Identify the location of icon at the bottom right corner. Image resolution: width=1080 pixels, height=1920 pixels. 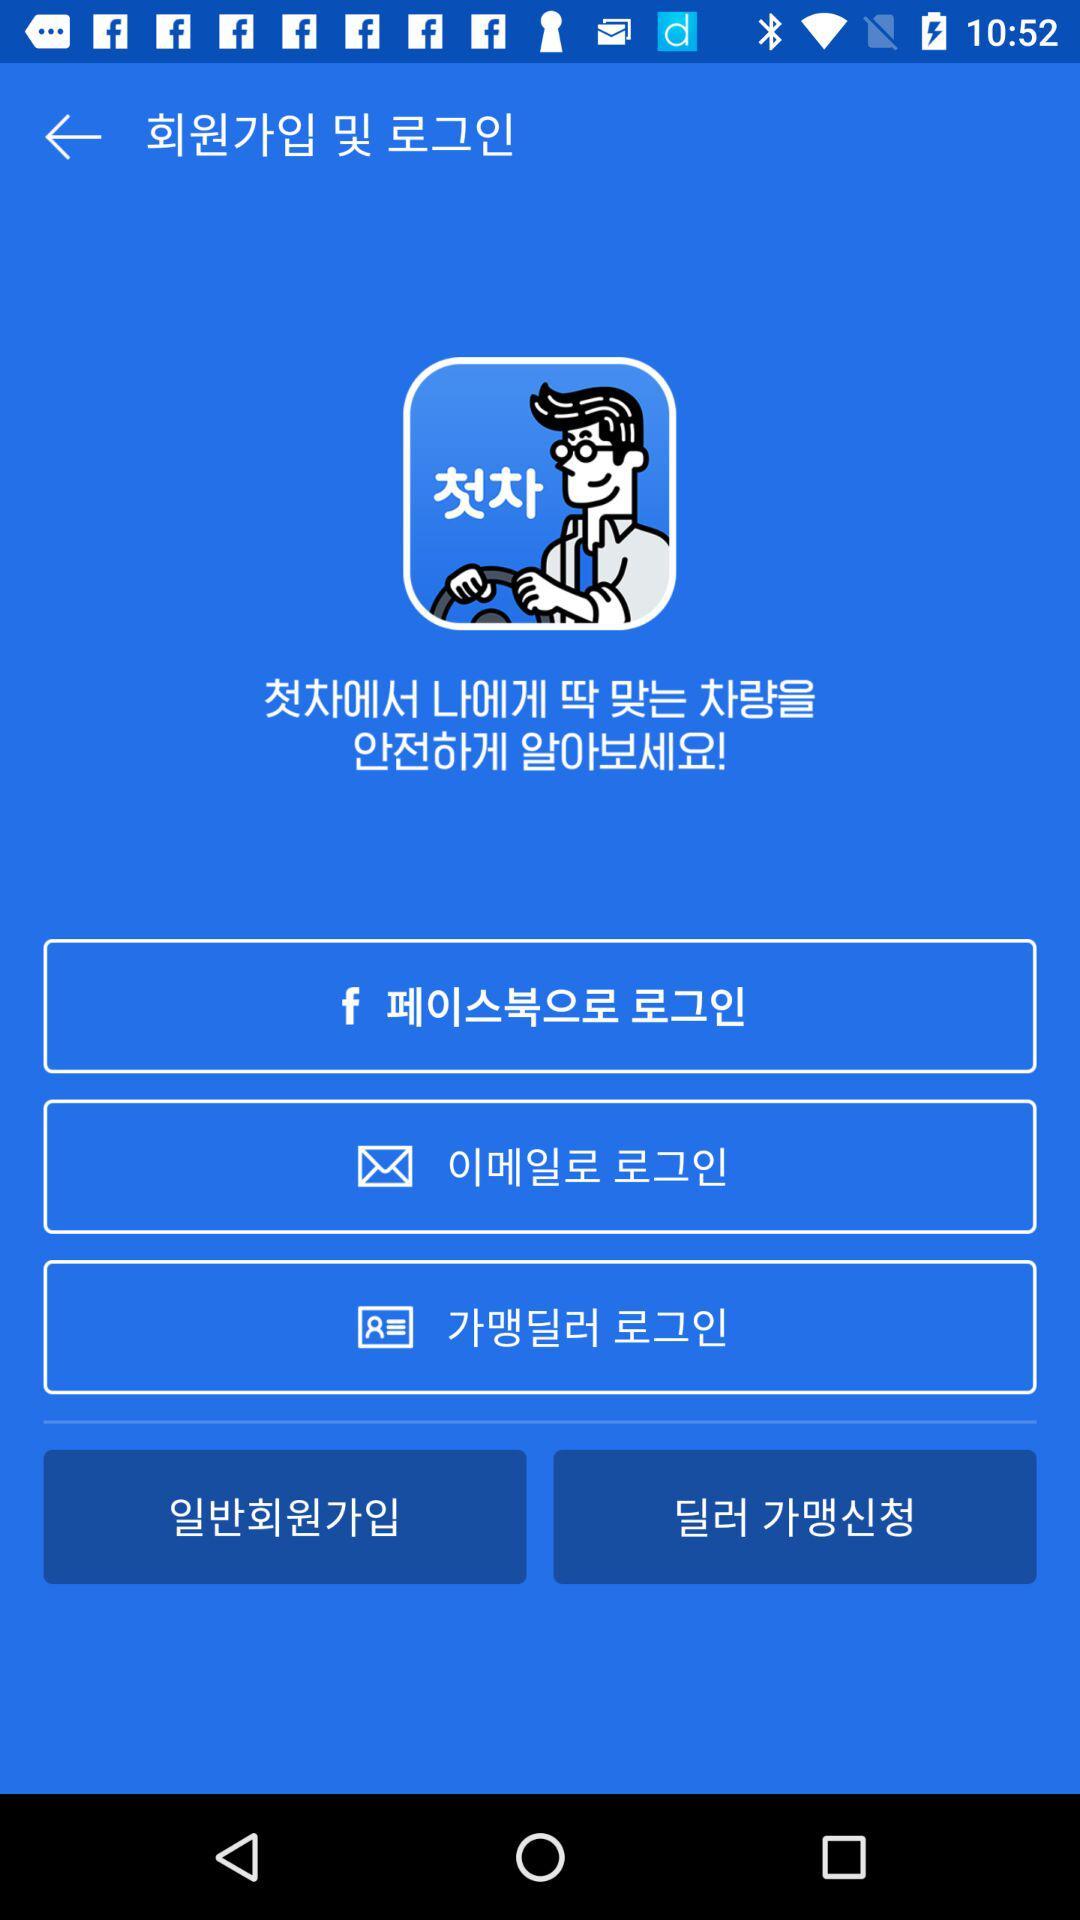
(793, 1516).